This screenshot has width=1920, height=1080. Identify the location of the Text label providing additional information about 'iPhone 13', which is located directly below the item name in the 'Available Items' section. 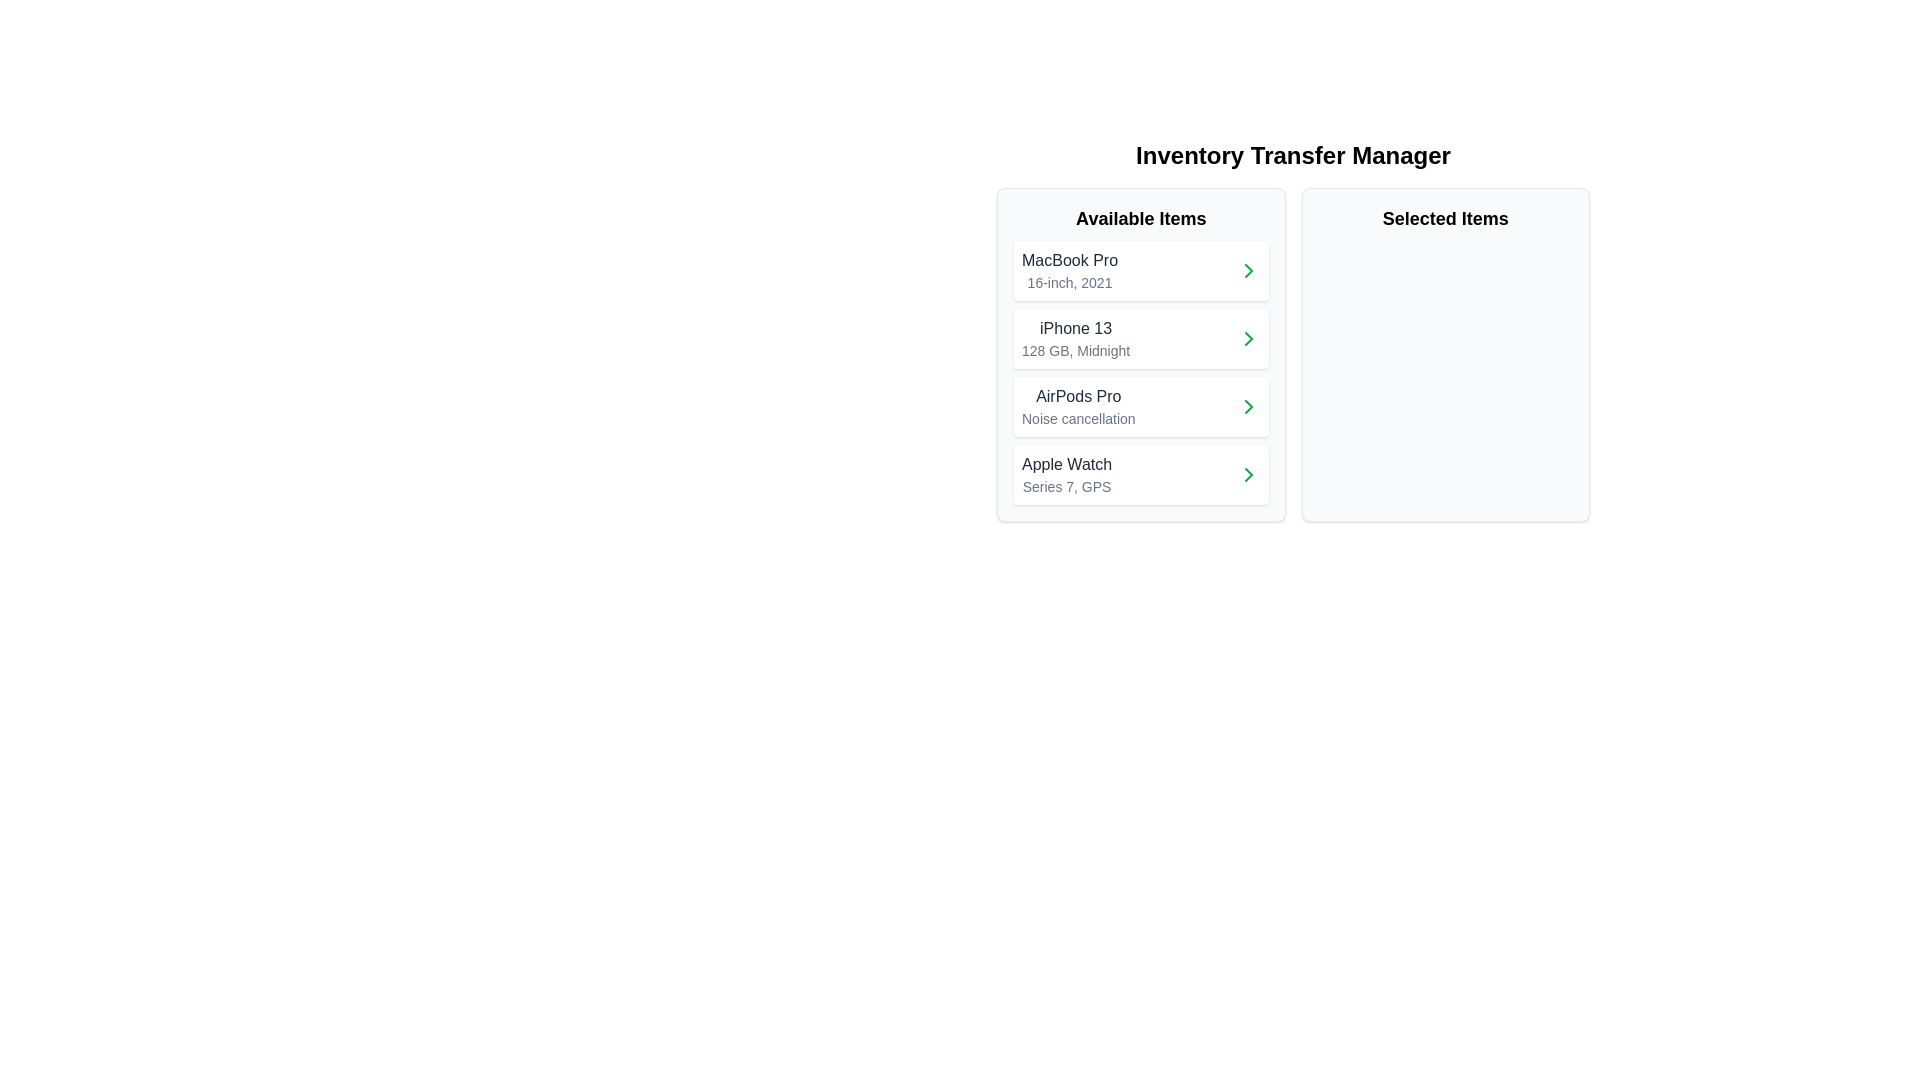
(1075, 350).